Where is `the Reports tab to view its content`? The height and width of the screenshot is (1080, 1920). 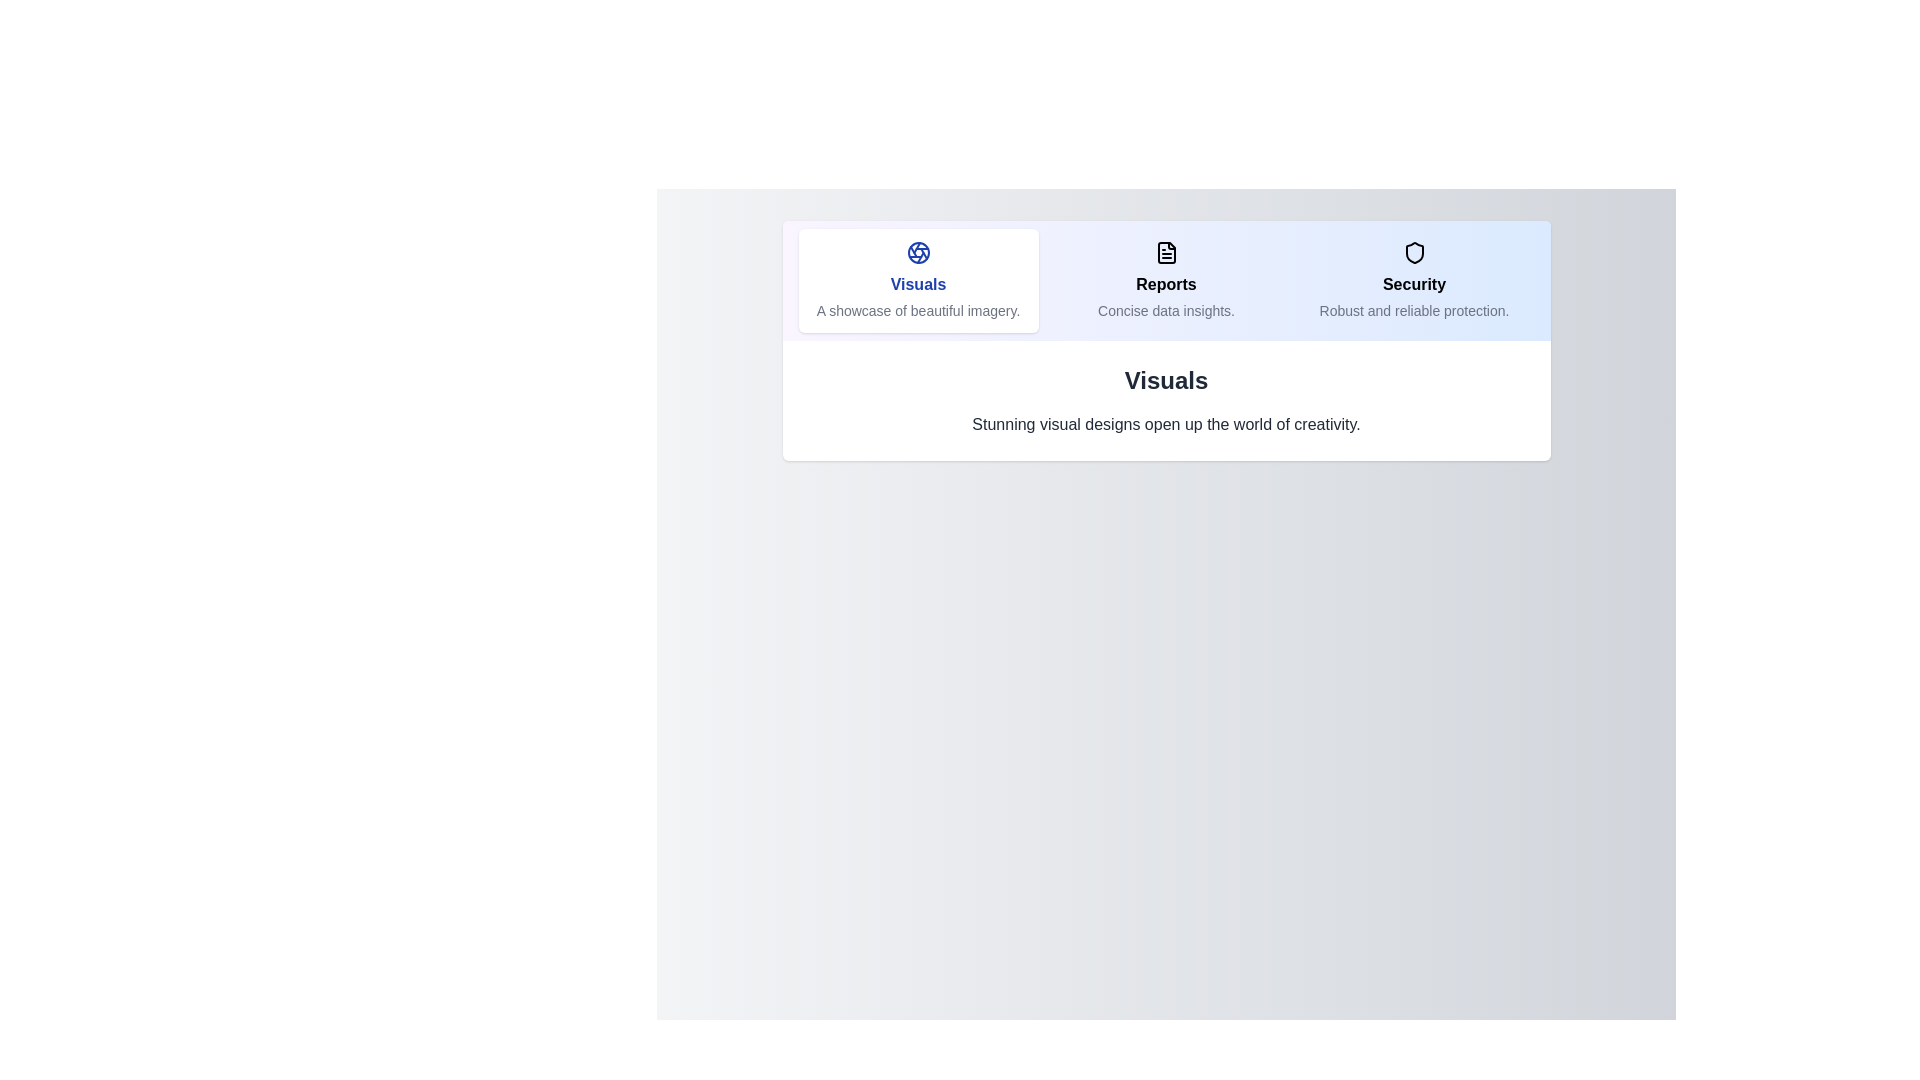
the Reports tab to view its content is located at coordinates (1166, 281).